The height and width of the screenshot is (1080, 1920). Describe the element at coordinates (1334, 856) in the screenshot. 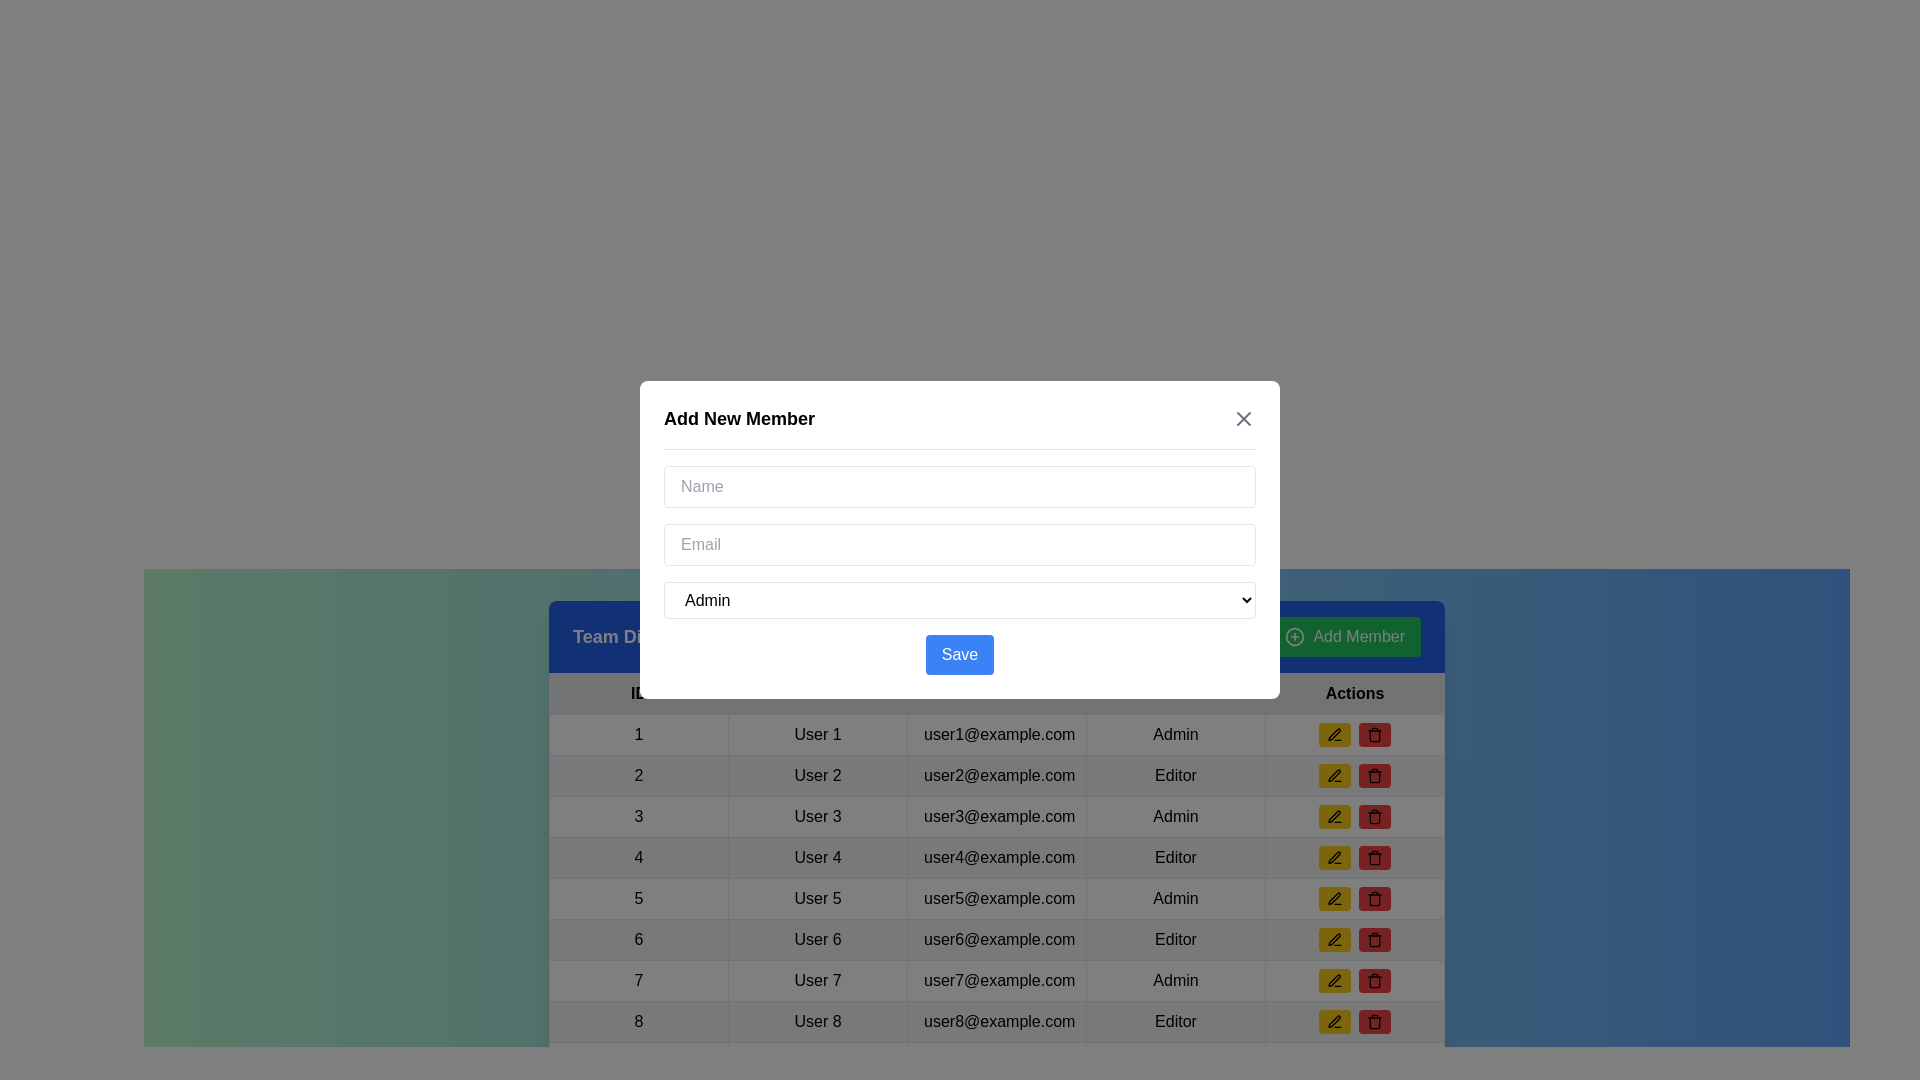

I see `the edit icon button represented by a pen icon in the fourth row of the user table's 'Actions' column` at that location.